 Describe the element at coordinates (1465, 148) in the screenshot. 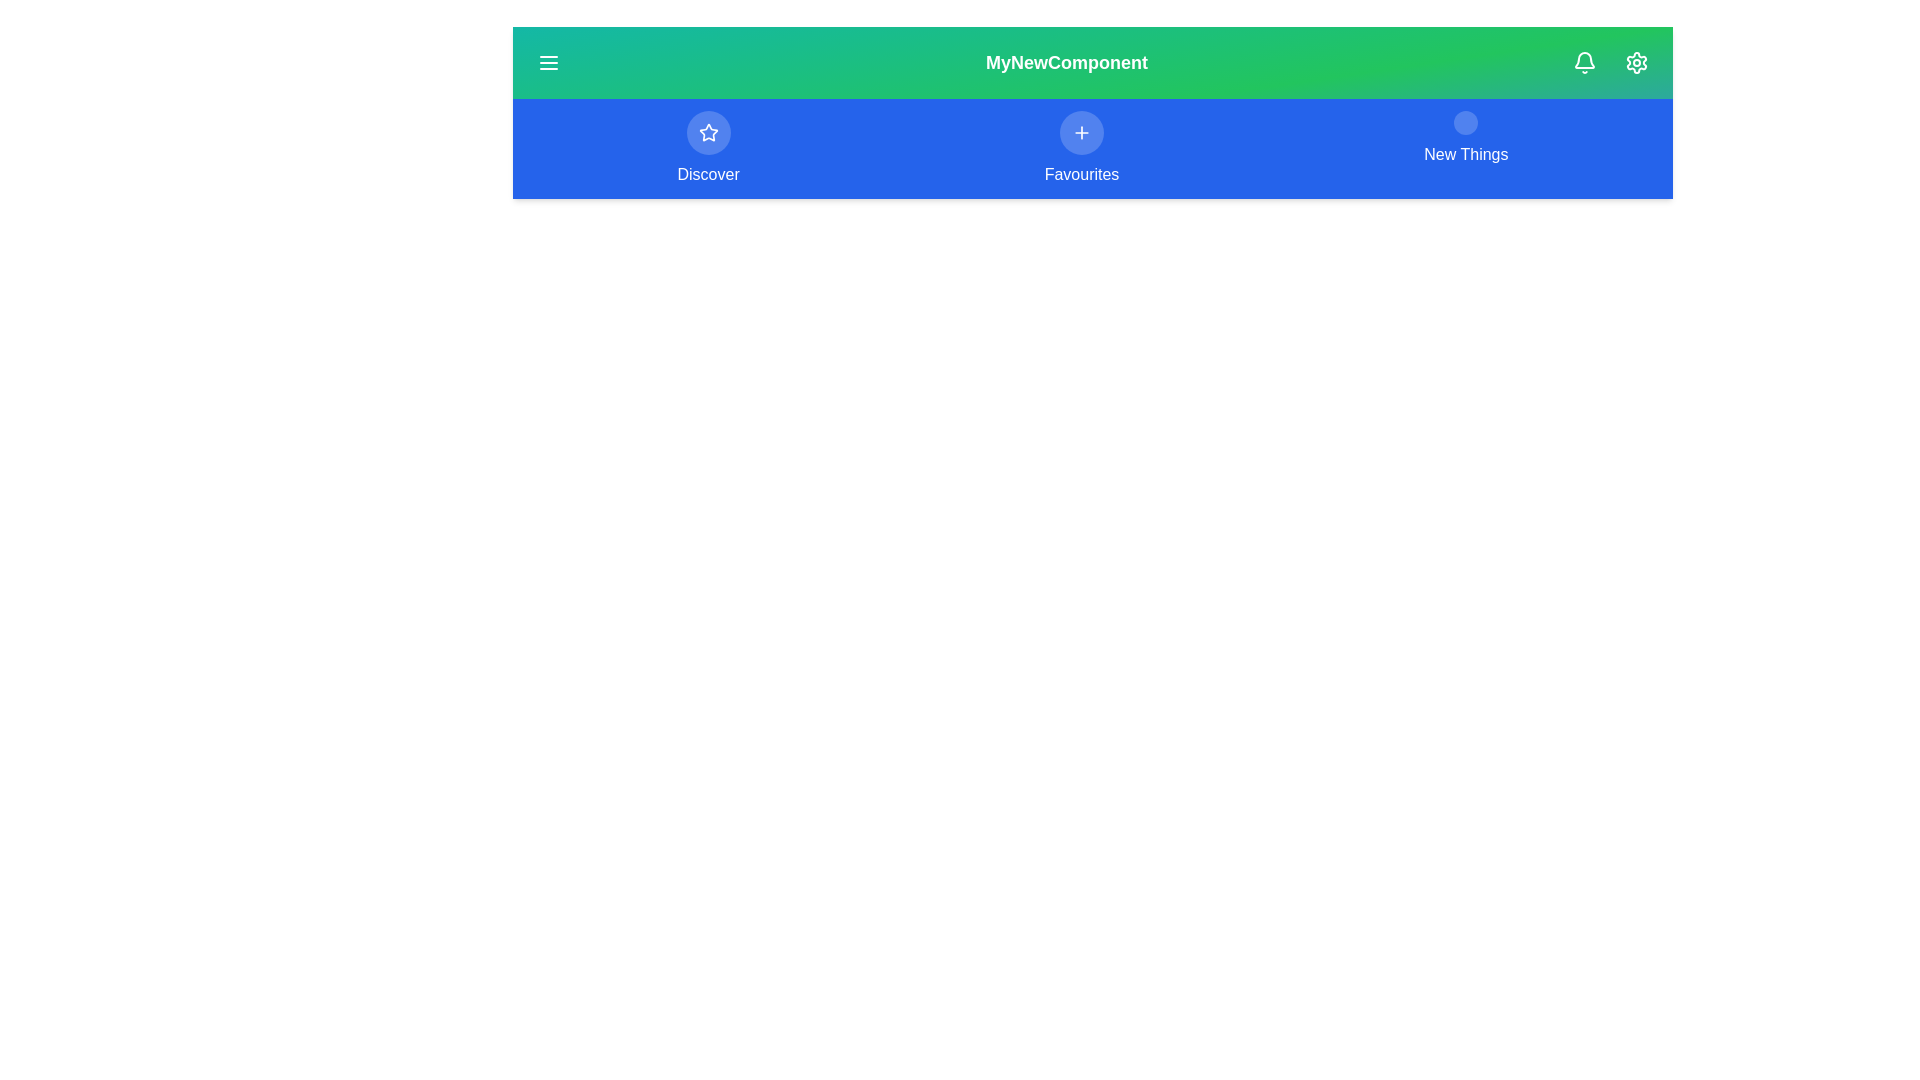

I see `the menu option New Things` at that location.